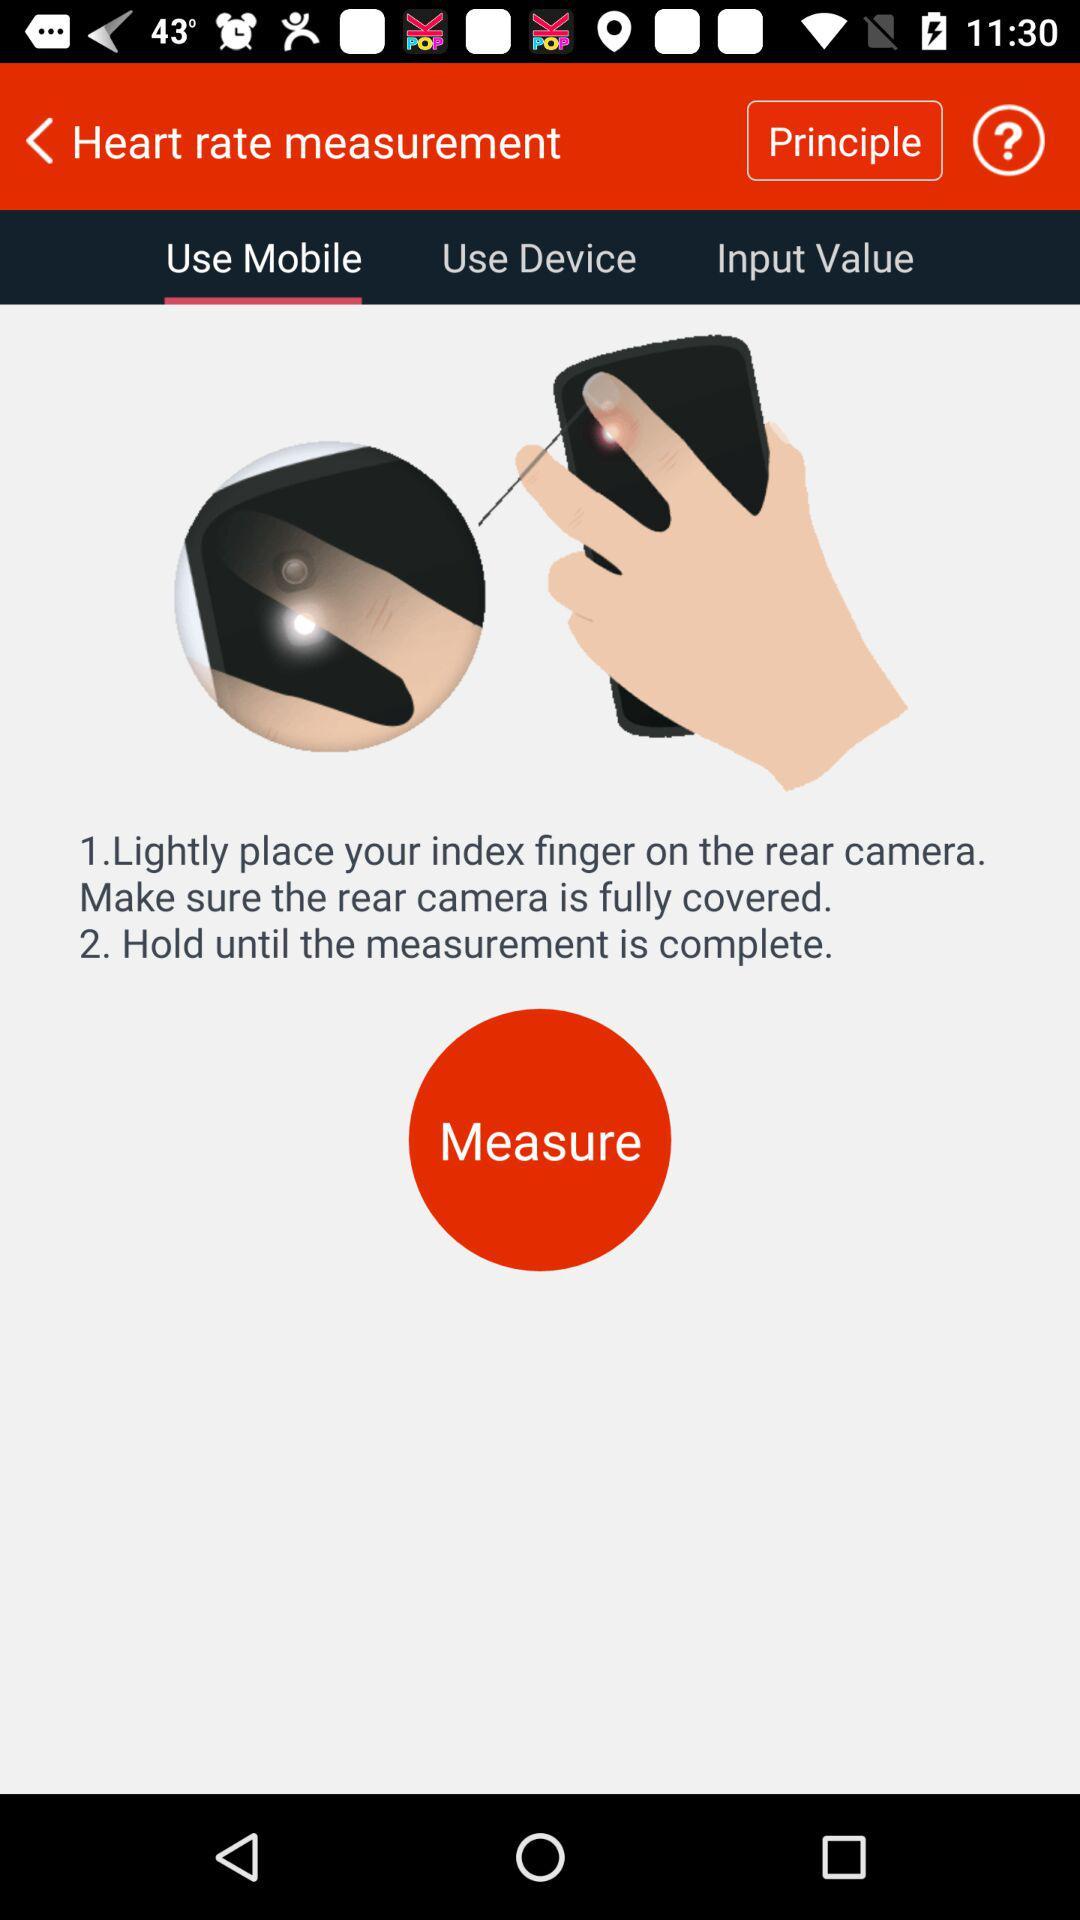 The height and width of the screenshot is (1920, 1080). Describe the element at coordinates (540, 1140) in the screenshot. I see `the measure icon` at that location.